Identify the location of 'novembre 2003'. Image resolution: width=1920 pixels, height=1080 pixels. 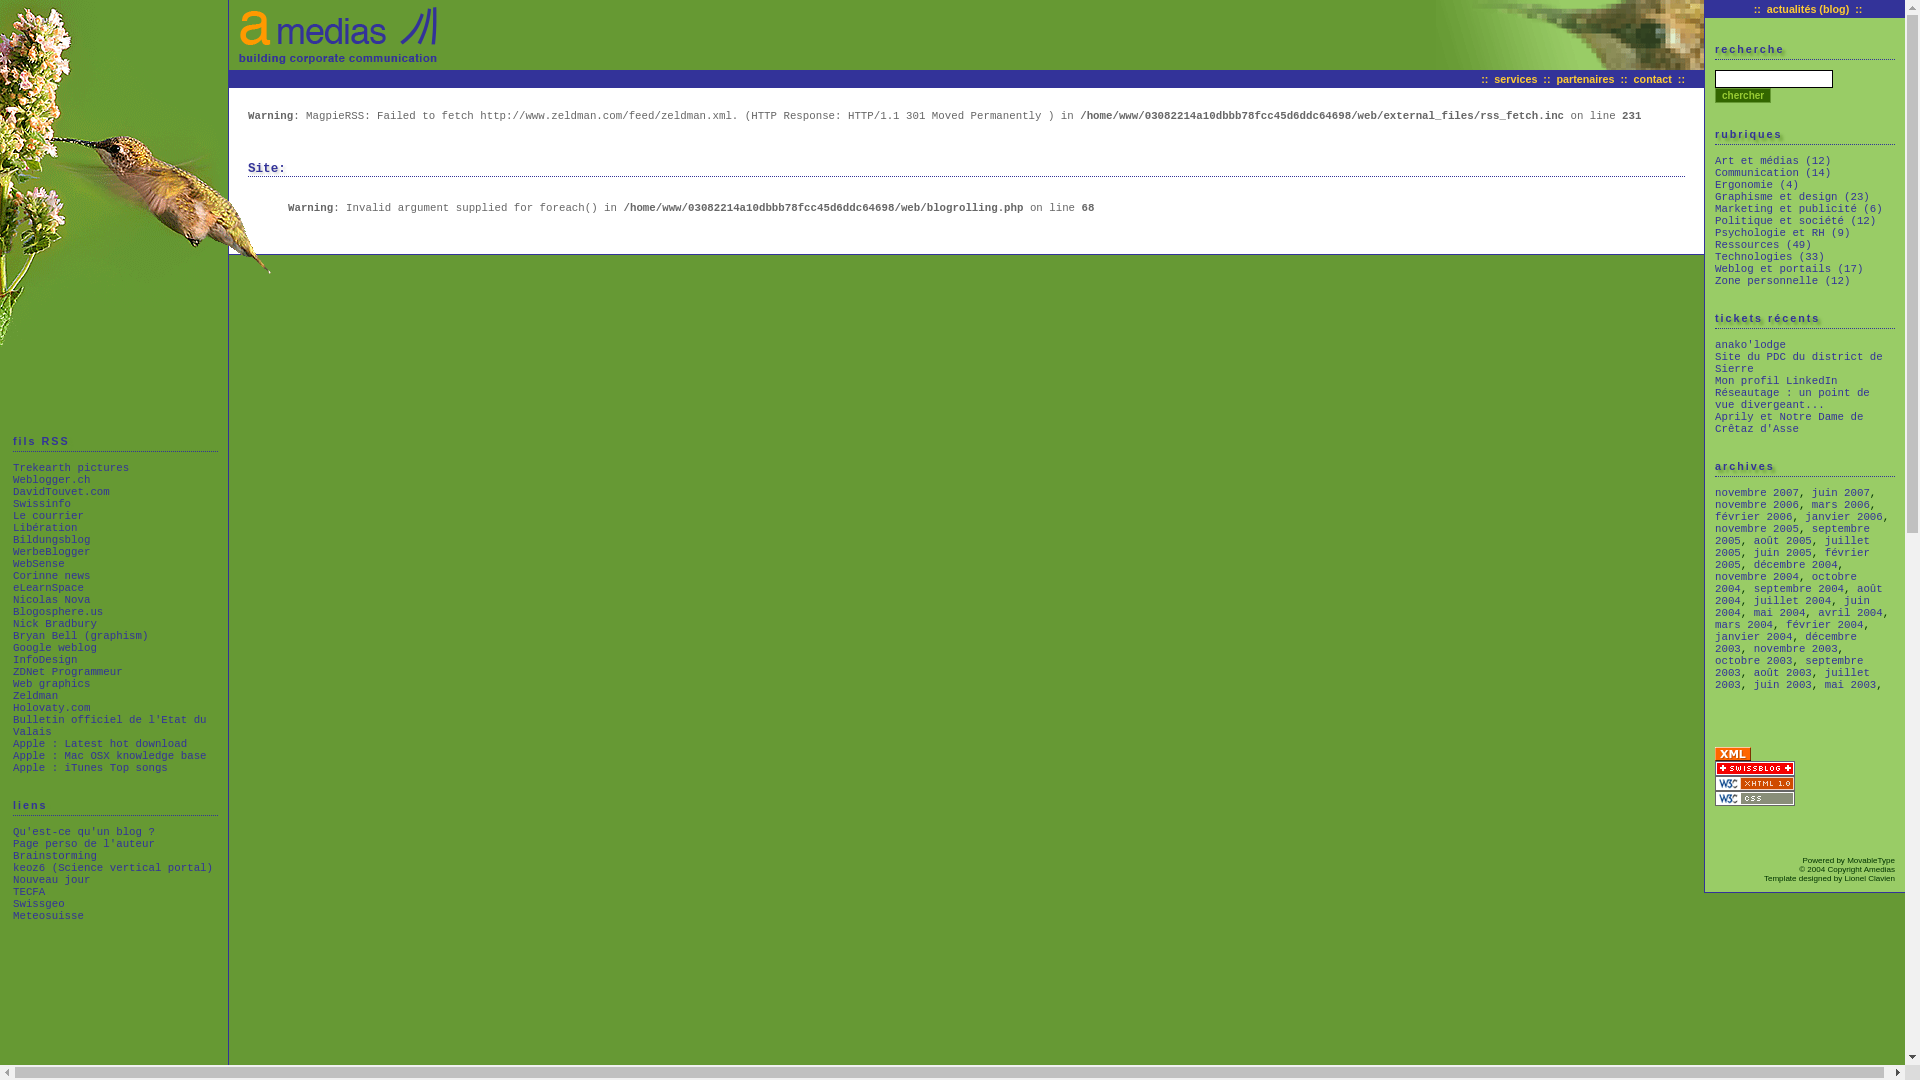
(1795, 648).